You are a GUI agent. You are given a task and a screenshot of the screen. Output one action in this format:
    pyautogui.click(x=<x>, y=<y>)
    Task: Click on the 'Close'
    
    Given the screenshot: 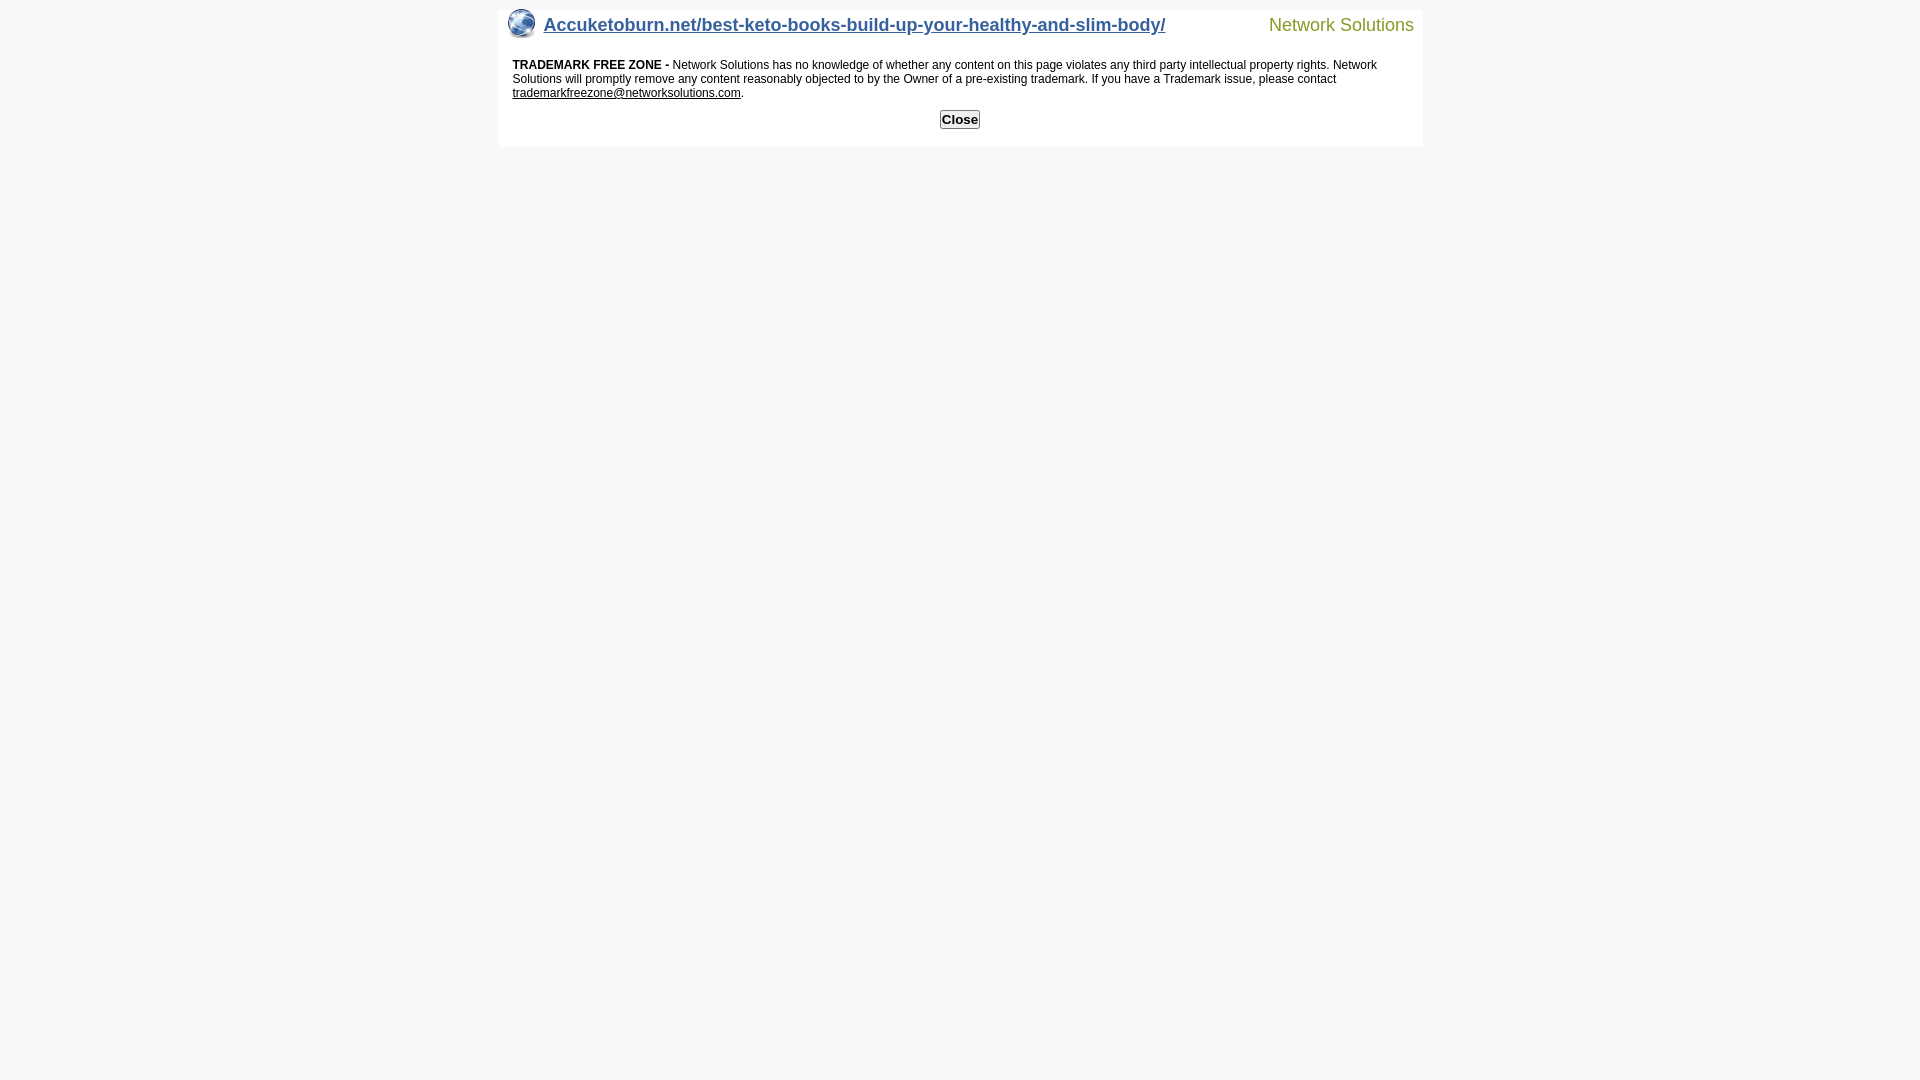 What is the action you would take?
    pyautogui.click(x=960, y=119)
    